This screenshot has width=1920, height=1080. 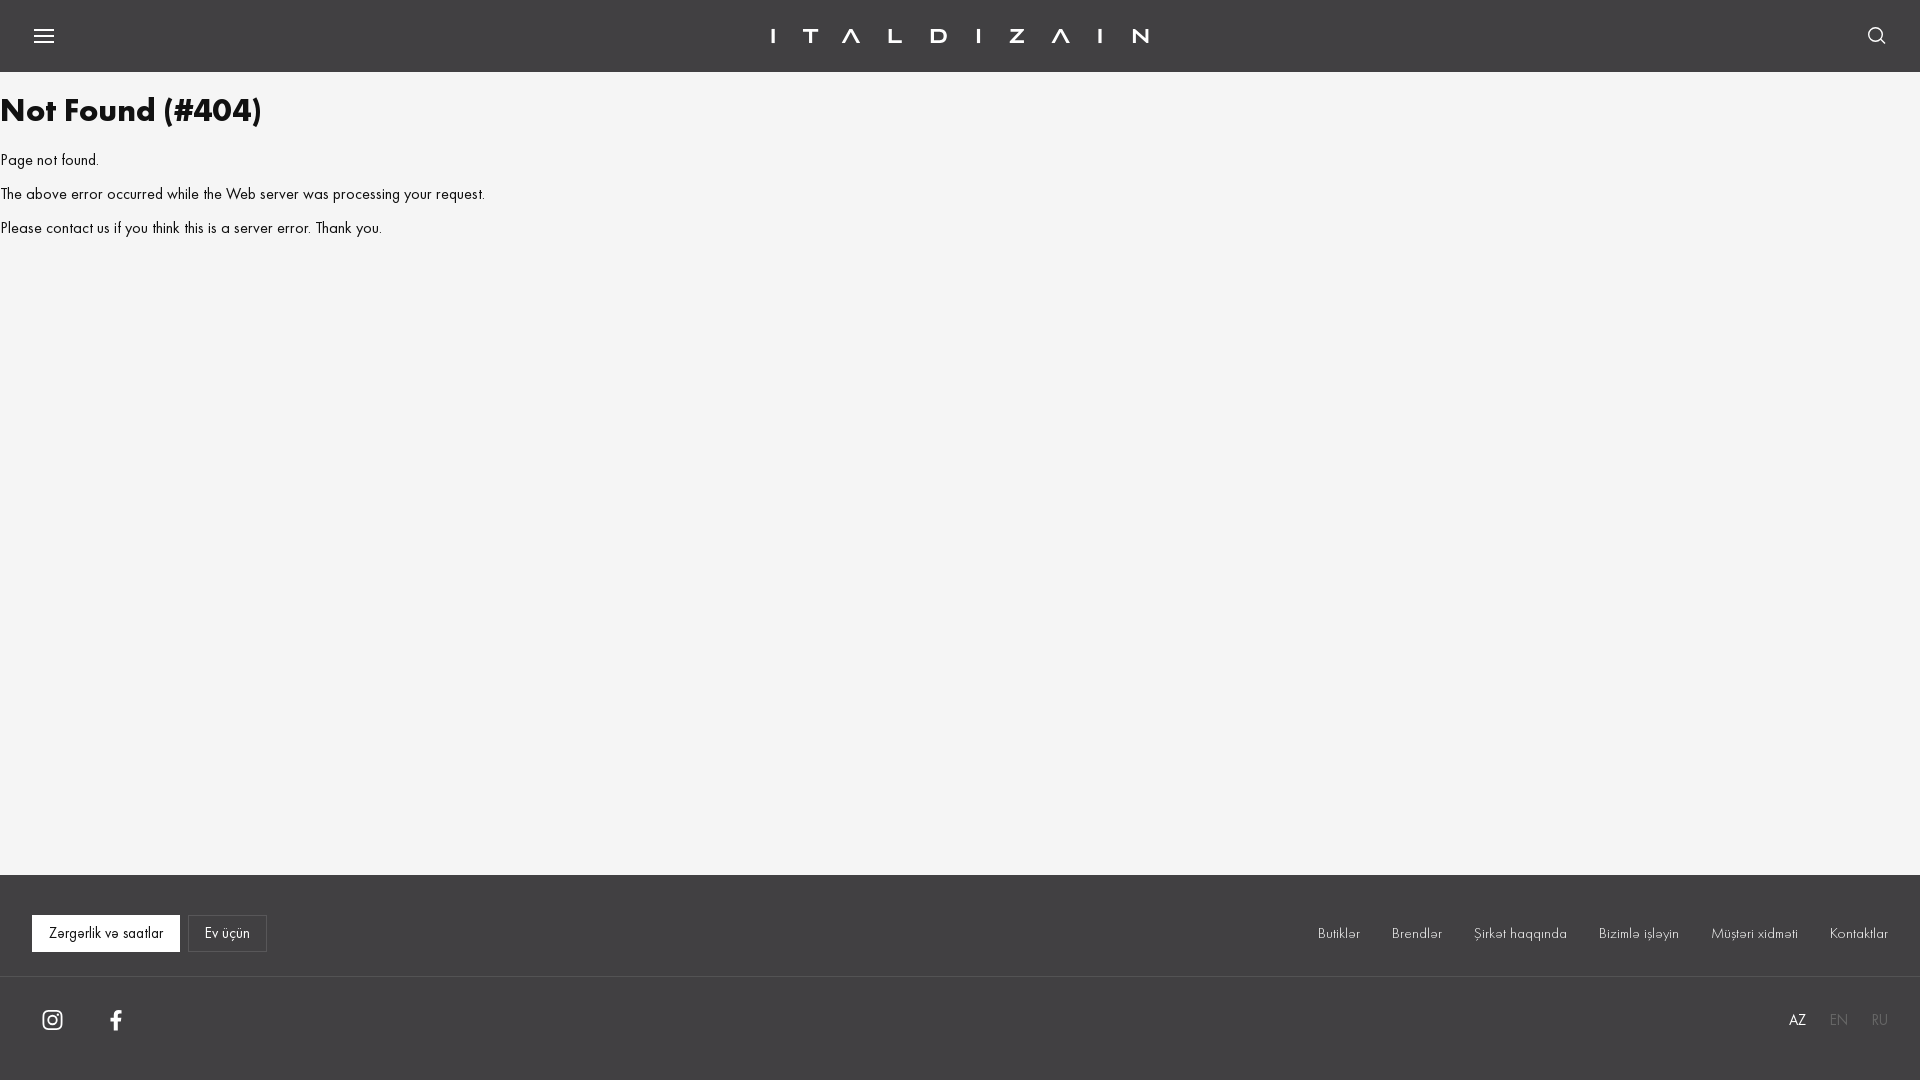 I want to click on 'AZ', so click(x=1797, y=1020).